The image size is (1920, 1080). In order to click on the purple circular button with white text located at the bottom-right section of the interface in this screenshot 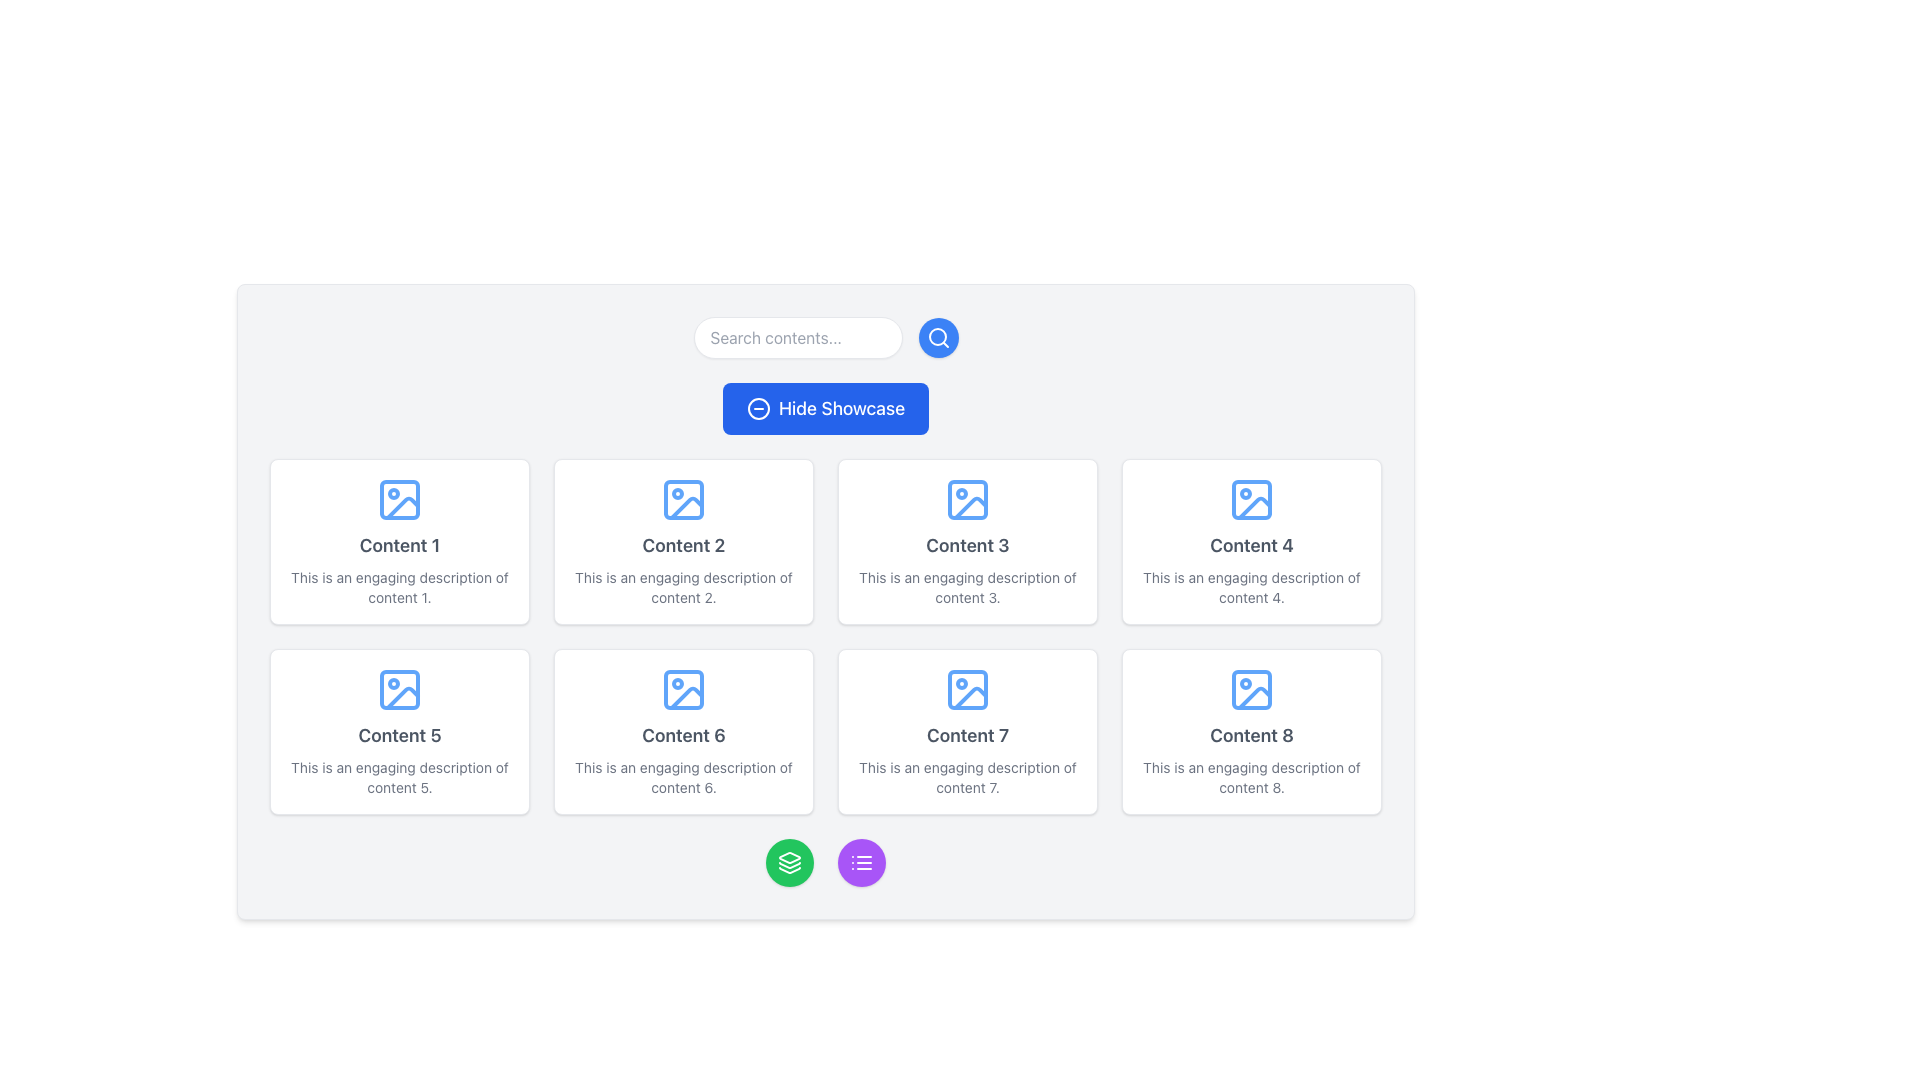, I will do `click(862, 862)`.